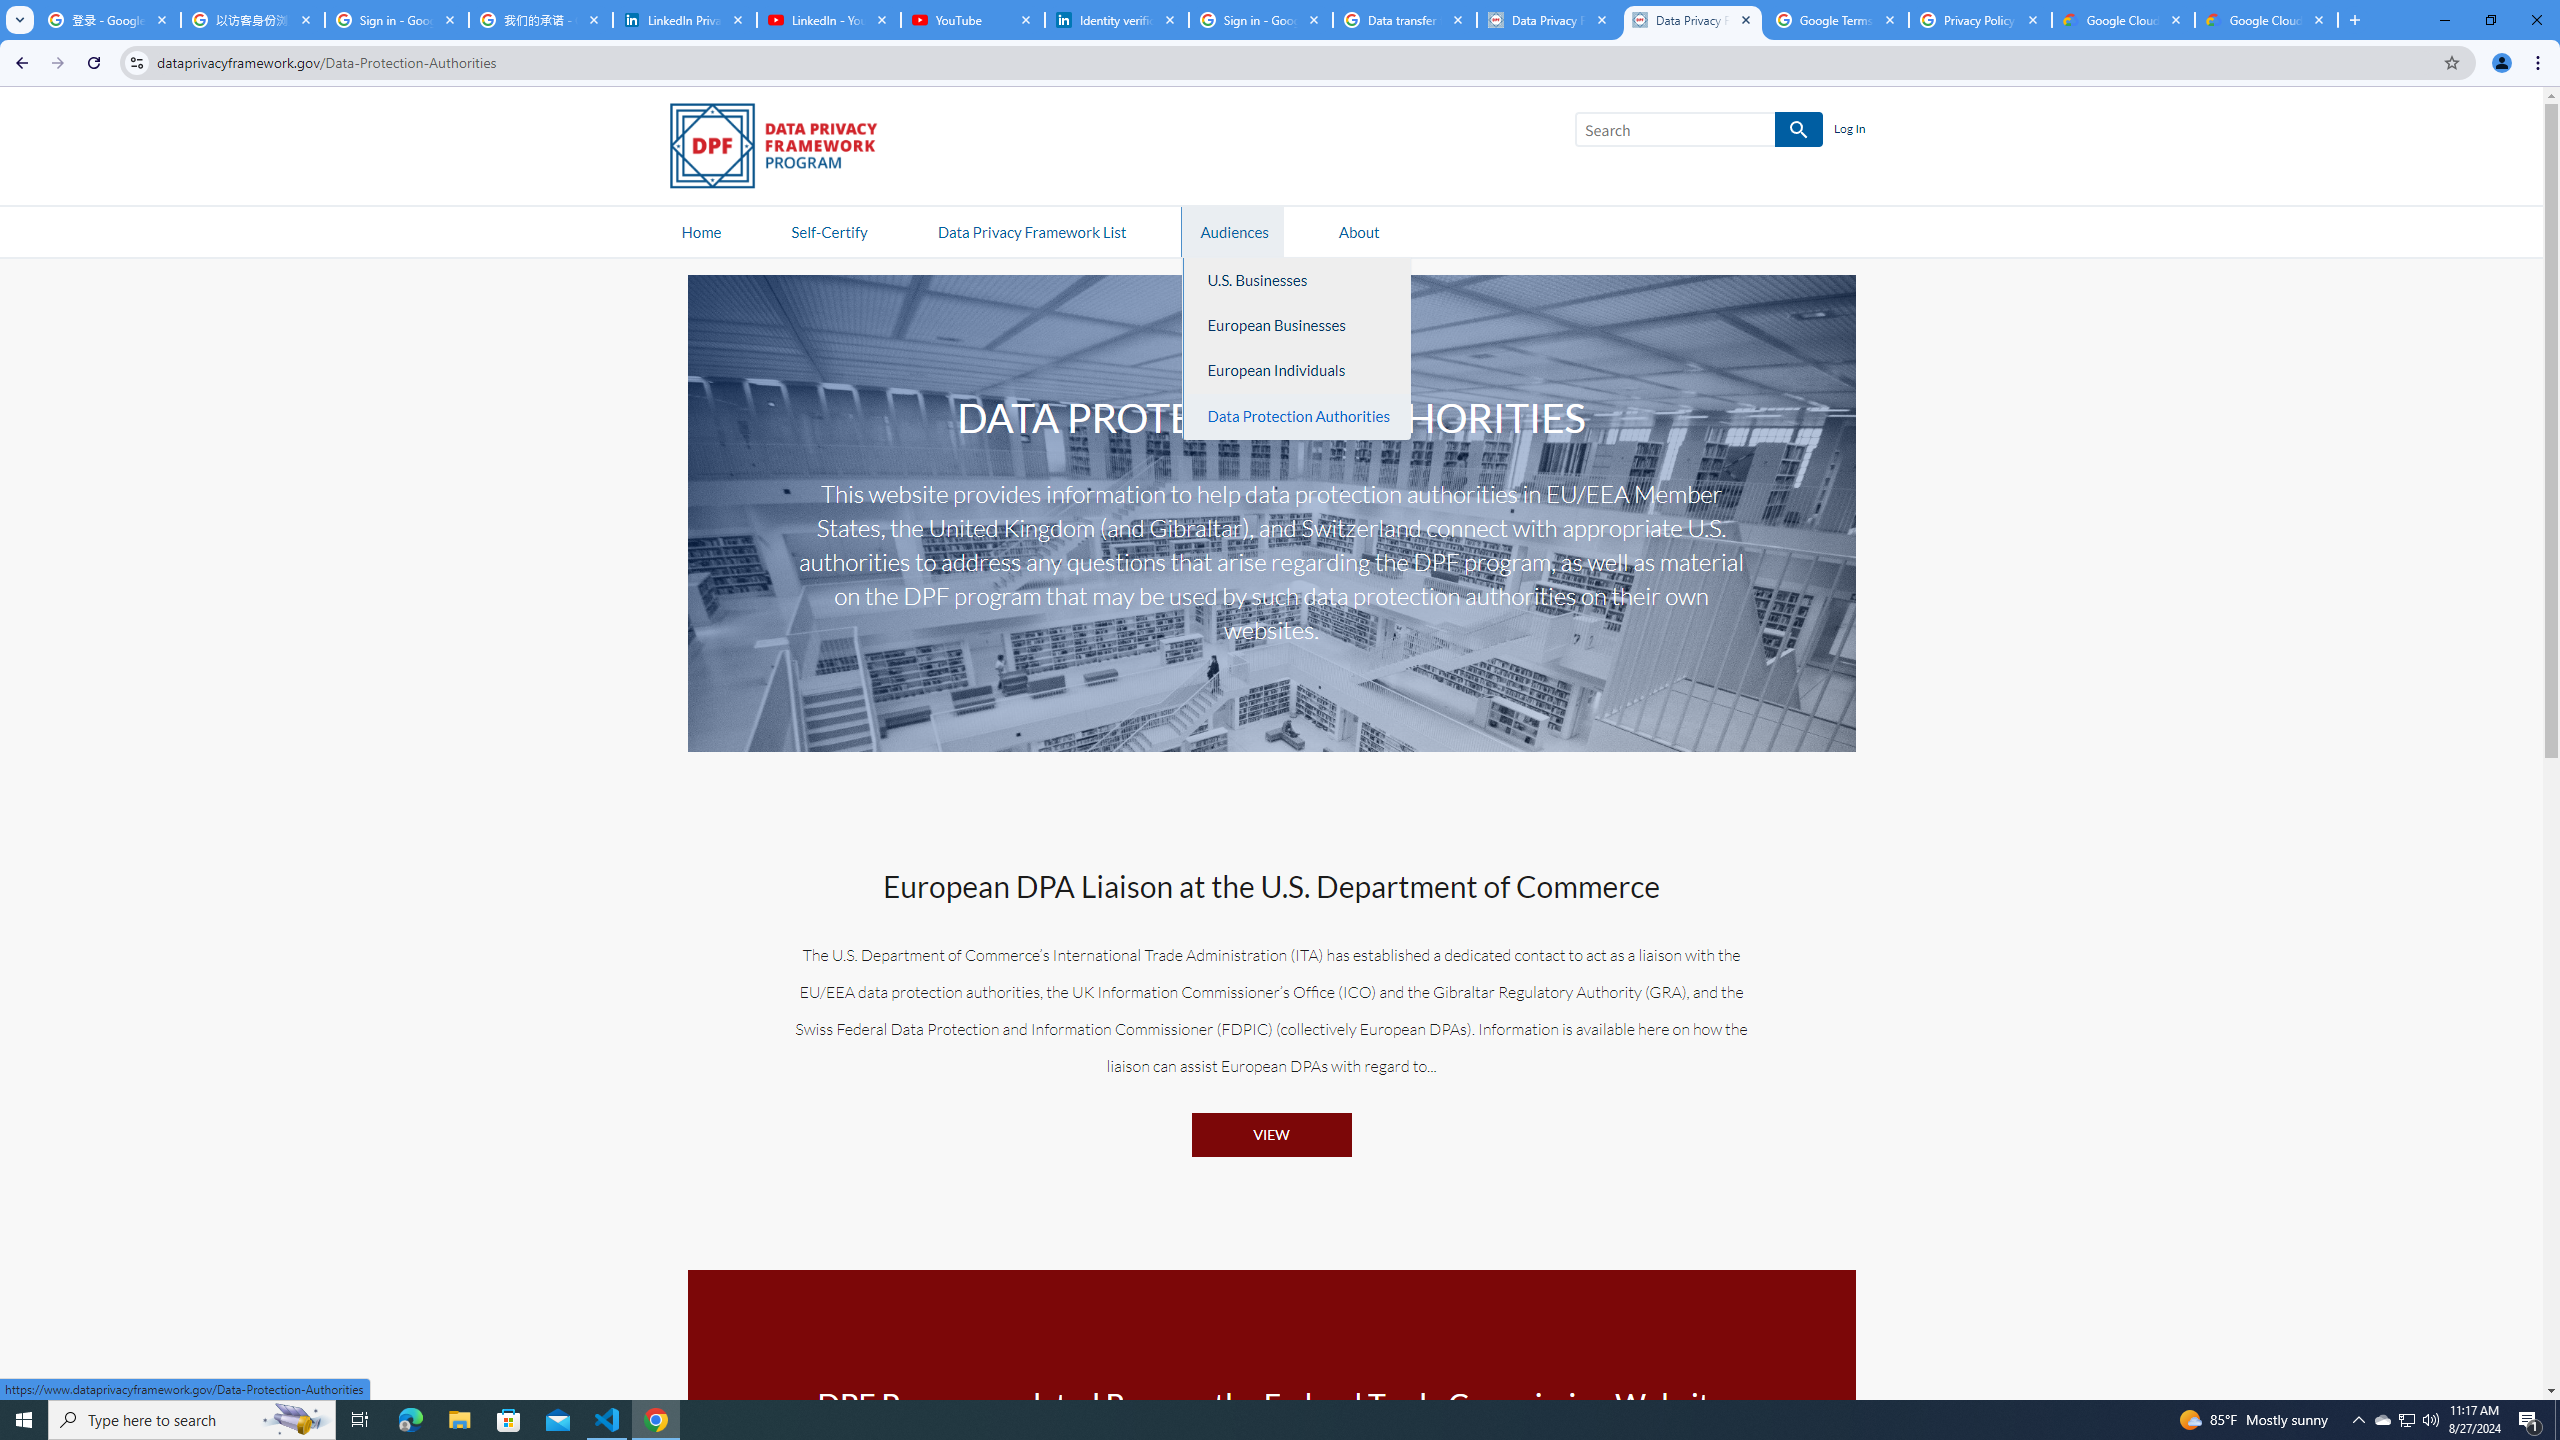  Describe the element at coordinates (1299, 371) in the screenshot. I see `'European Individuals'` at that location.